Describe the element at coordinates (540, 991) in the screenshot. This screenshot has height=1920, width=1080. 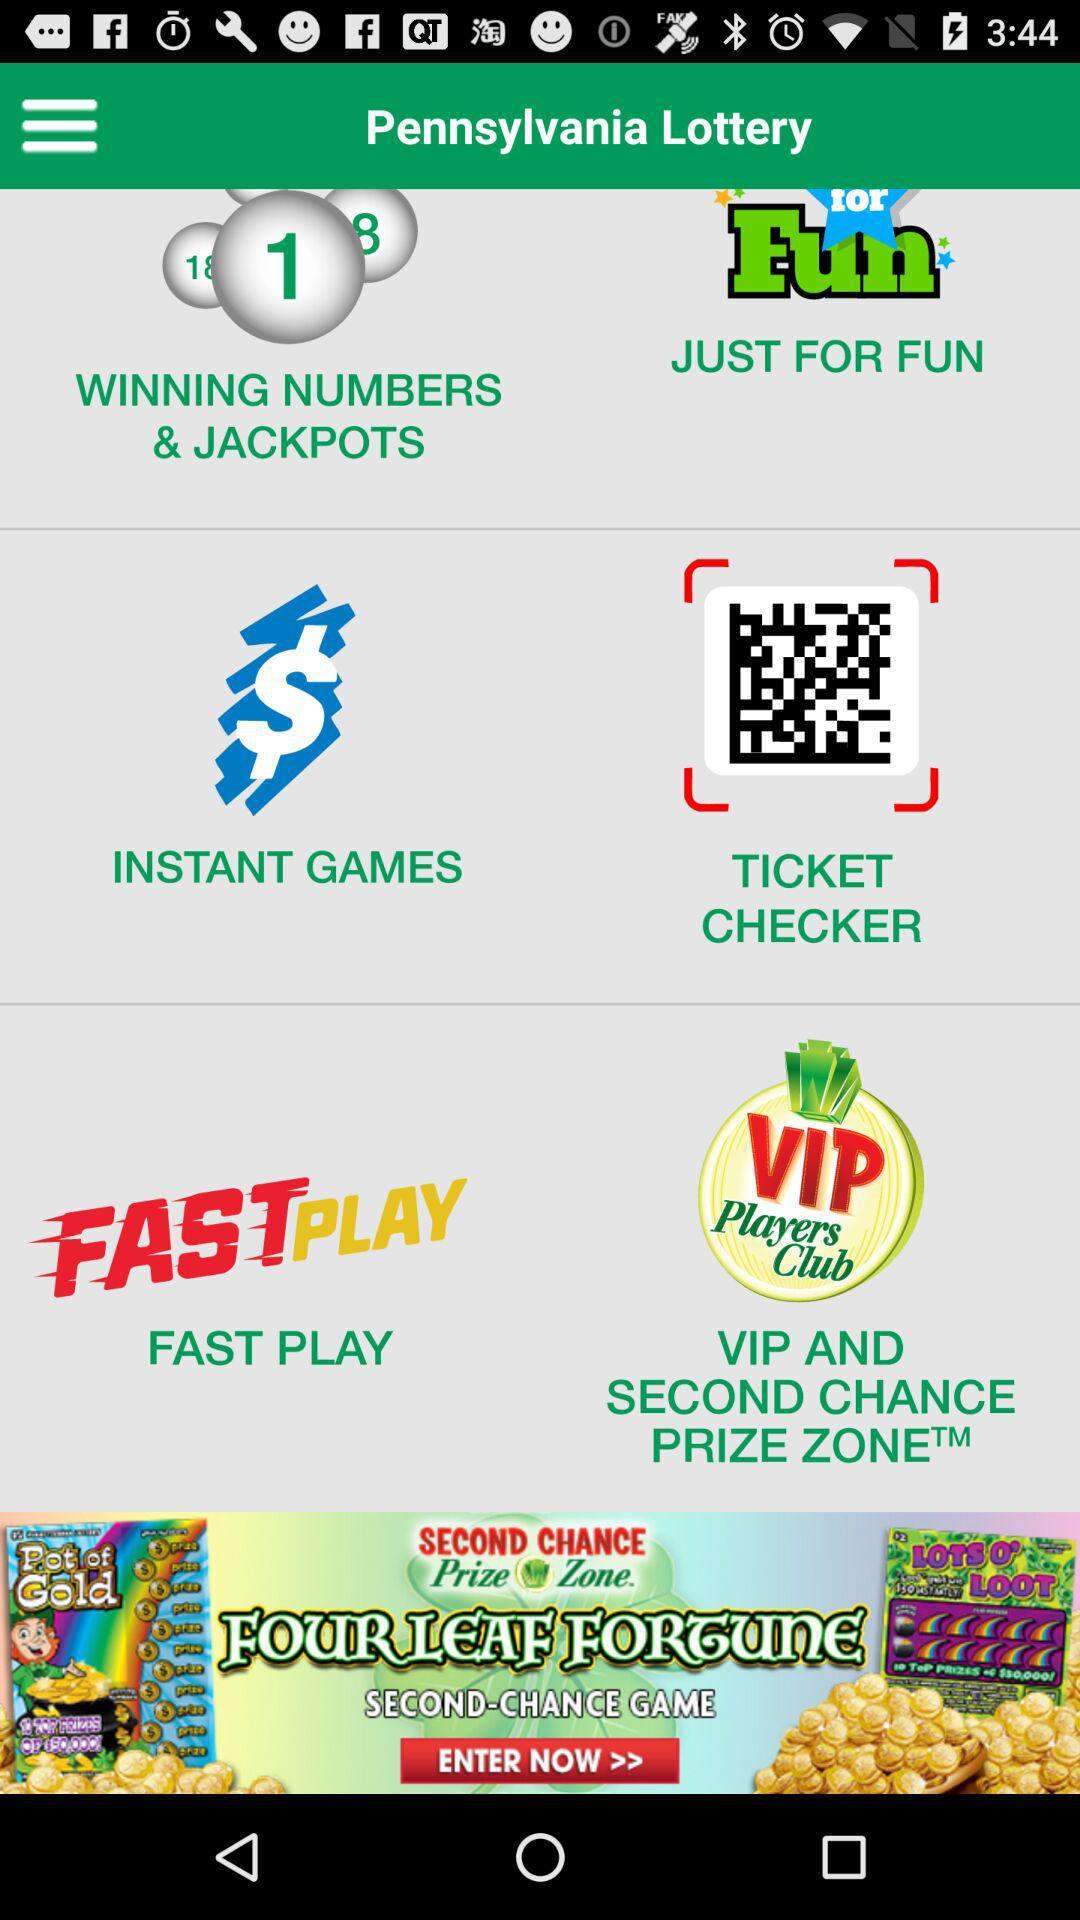
I see `display screen` at that location.